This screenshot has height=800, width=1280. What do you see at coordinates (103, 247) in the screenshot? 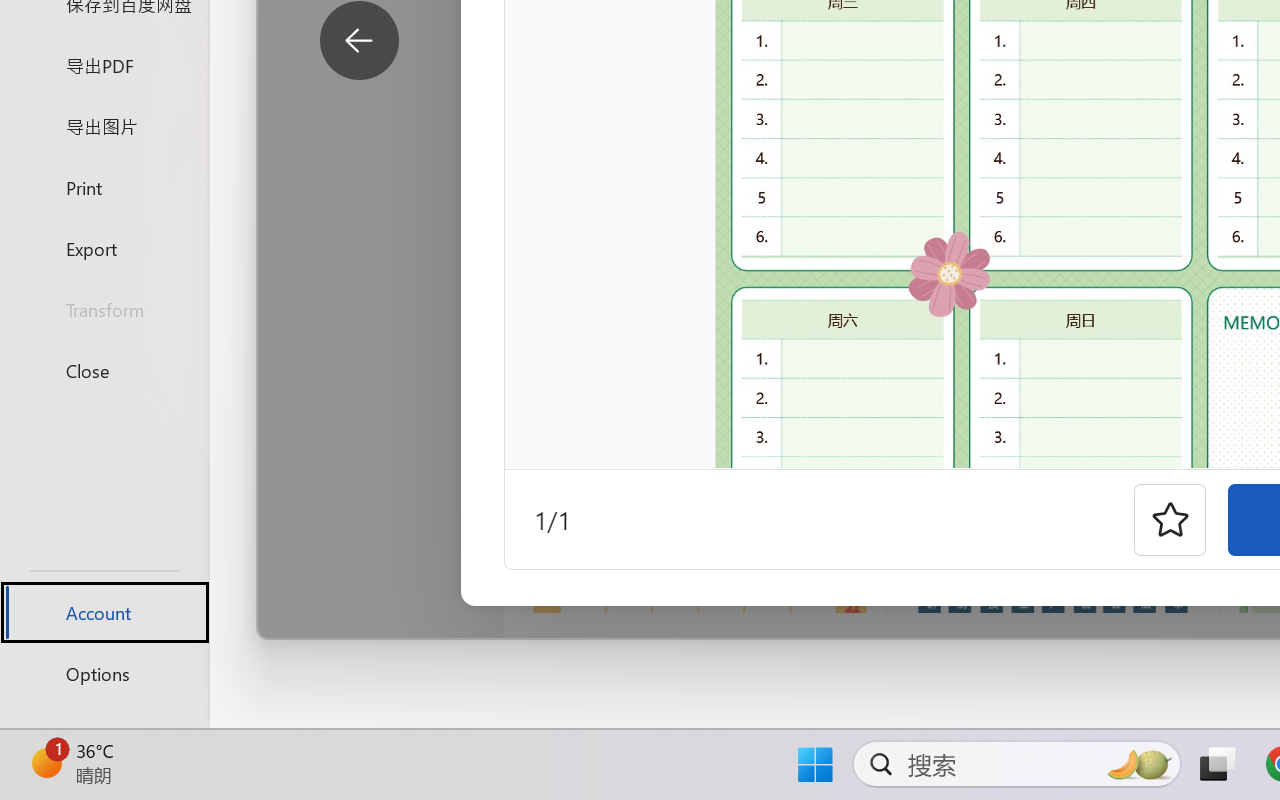
I see `'Export'` at bounding box center [103, 247].